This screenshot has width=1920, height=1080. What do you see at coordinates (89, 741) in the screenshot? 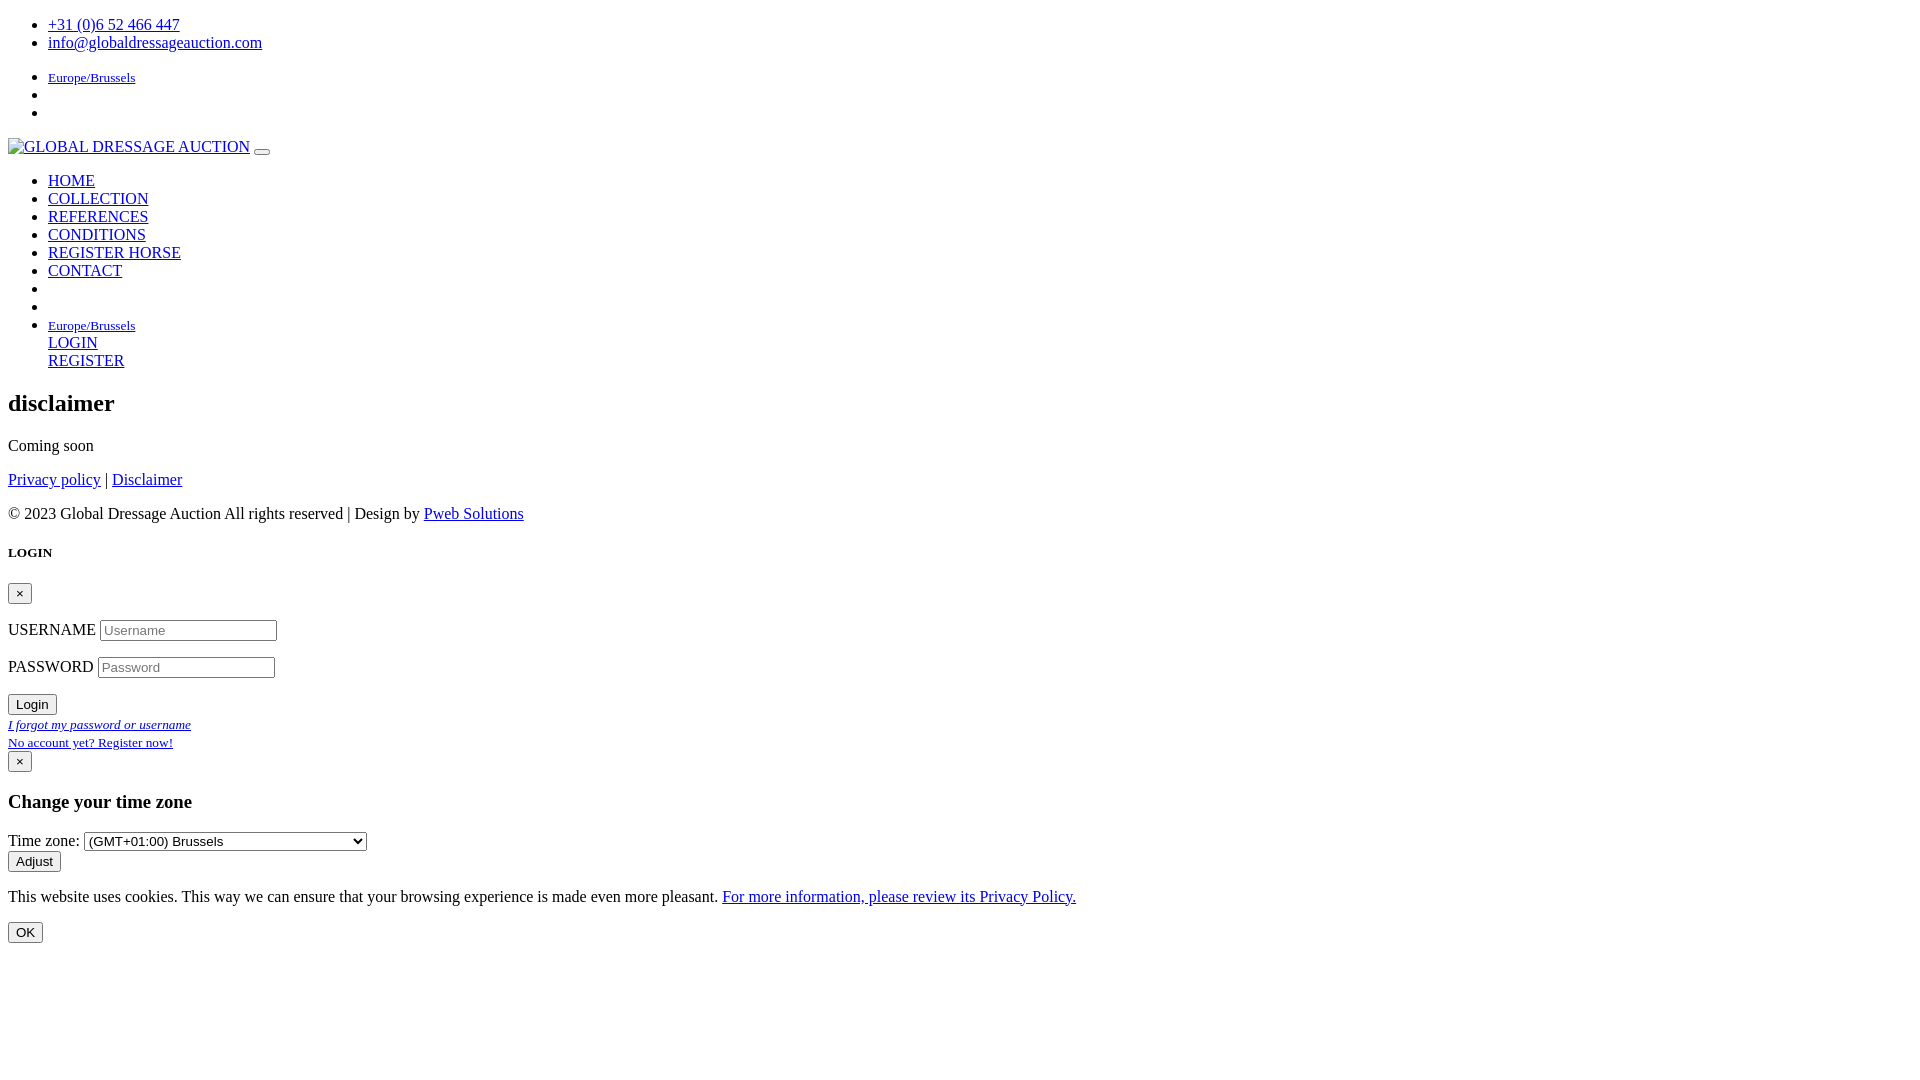
I see `'No account yet? Register now!'` at bounding box center [89, 741].